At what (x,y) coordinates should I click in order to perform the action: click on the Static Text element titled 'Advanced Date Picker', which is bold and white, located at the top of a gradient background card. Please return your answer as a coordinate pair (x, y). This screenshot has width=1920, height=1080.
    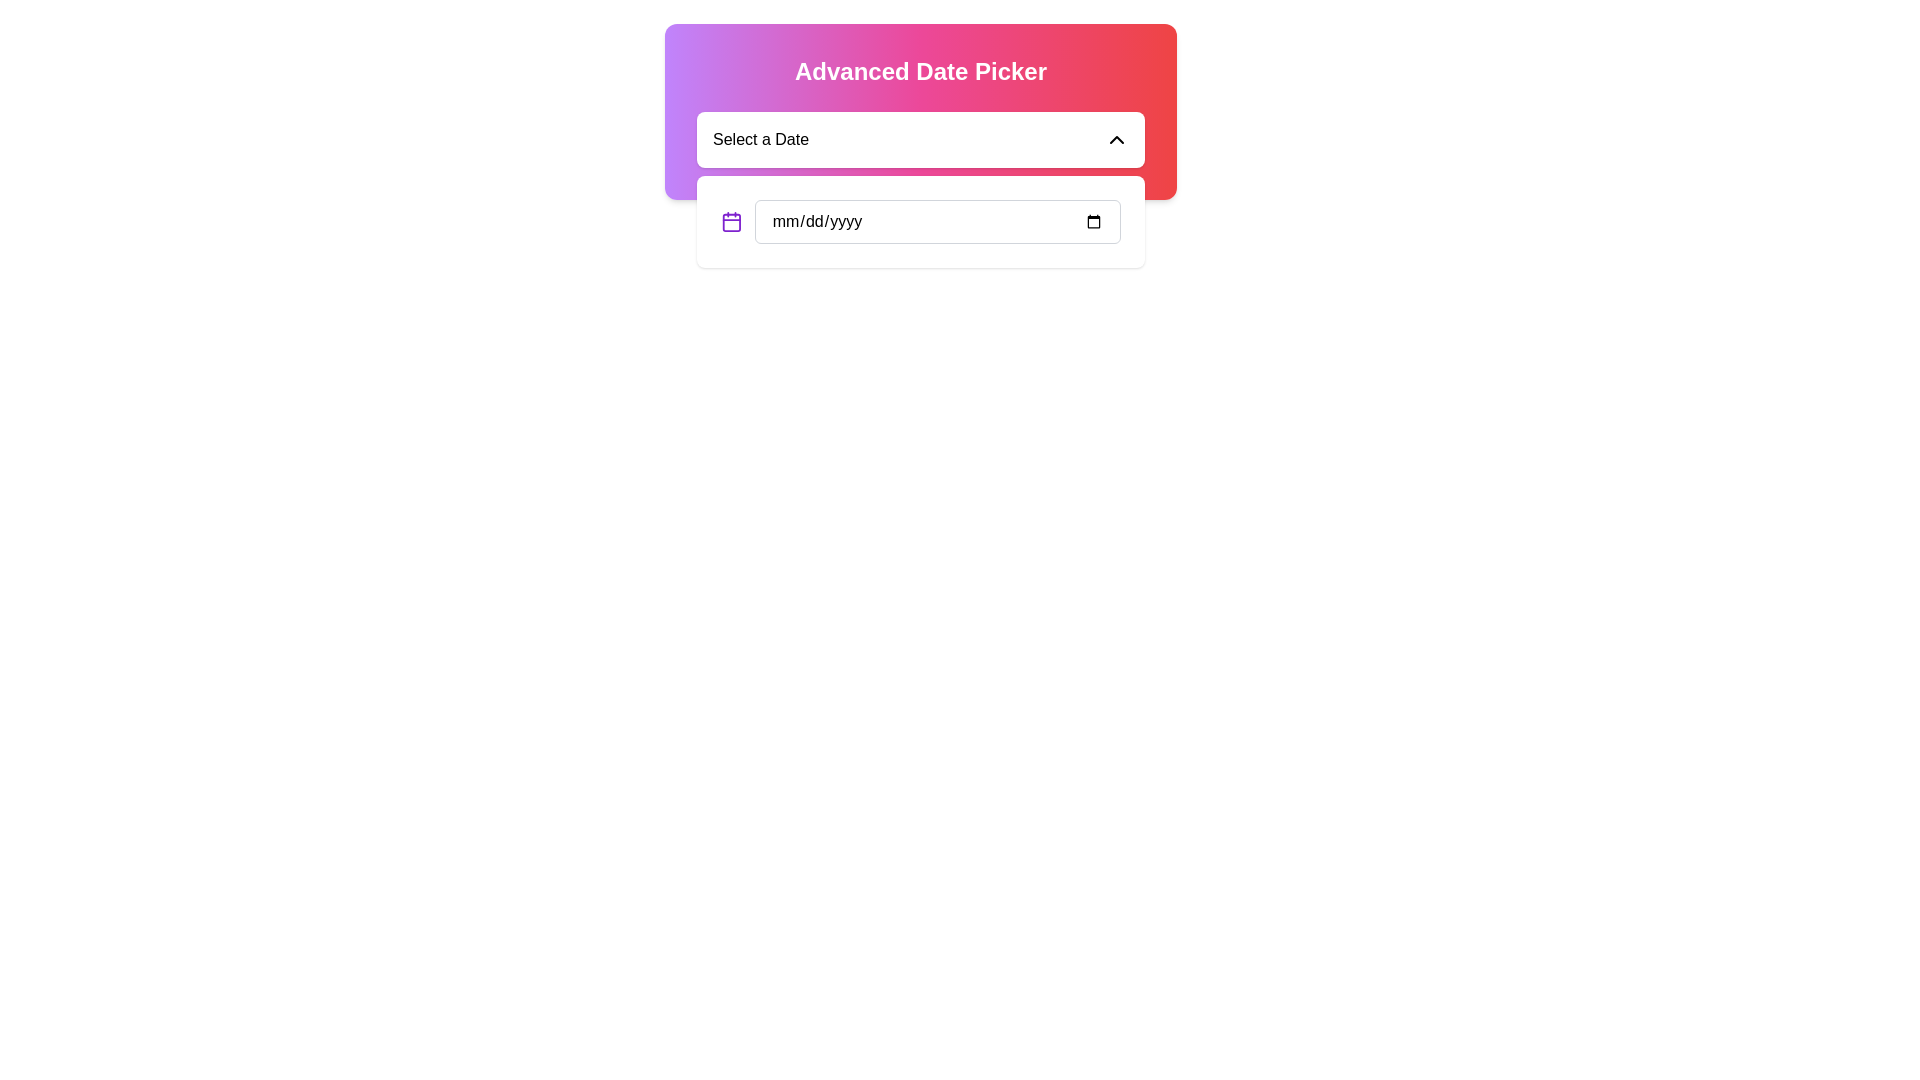
    Looking at the image, I should click on (920, 71).